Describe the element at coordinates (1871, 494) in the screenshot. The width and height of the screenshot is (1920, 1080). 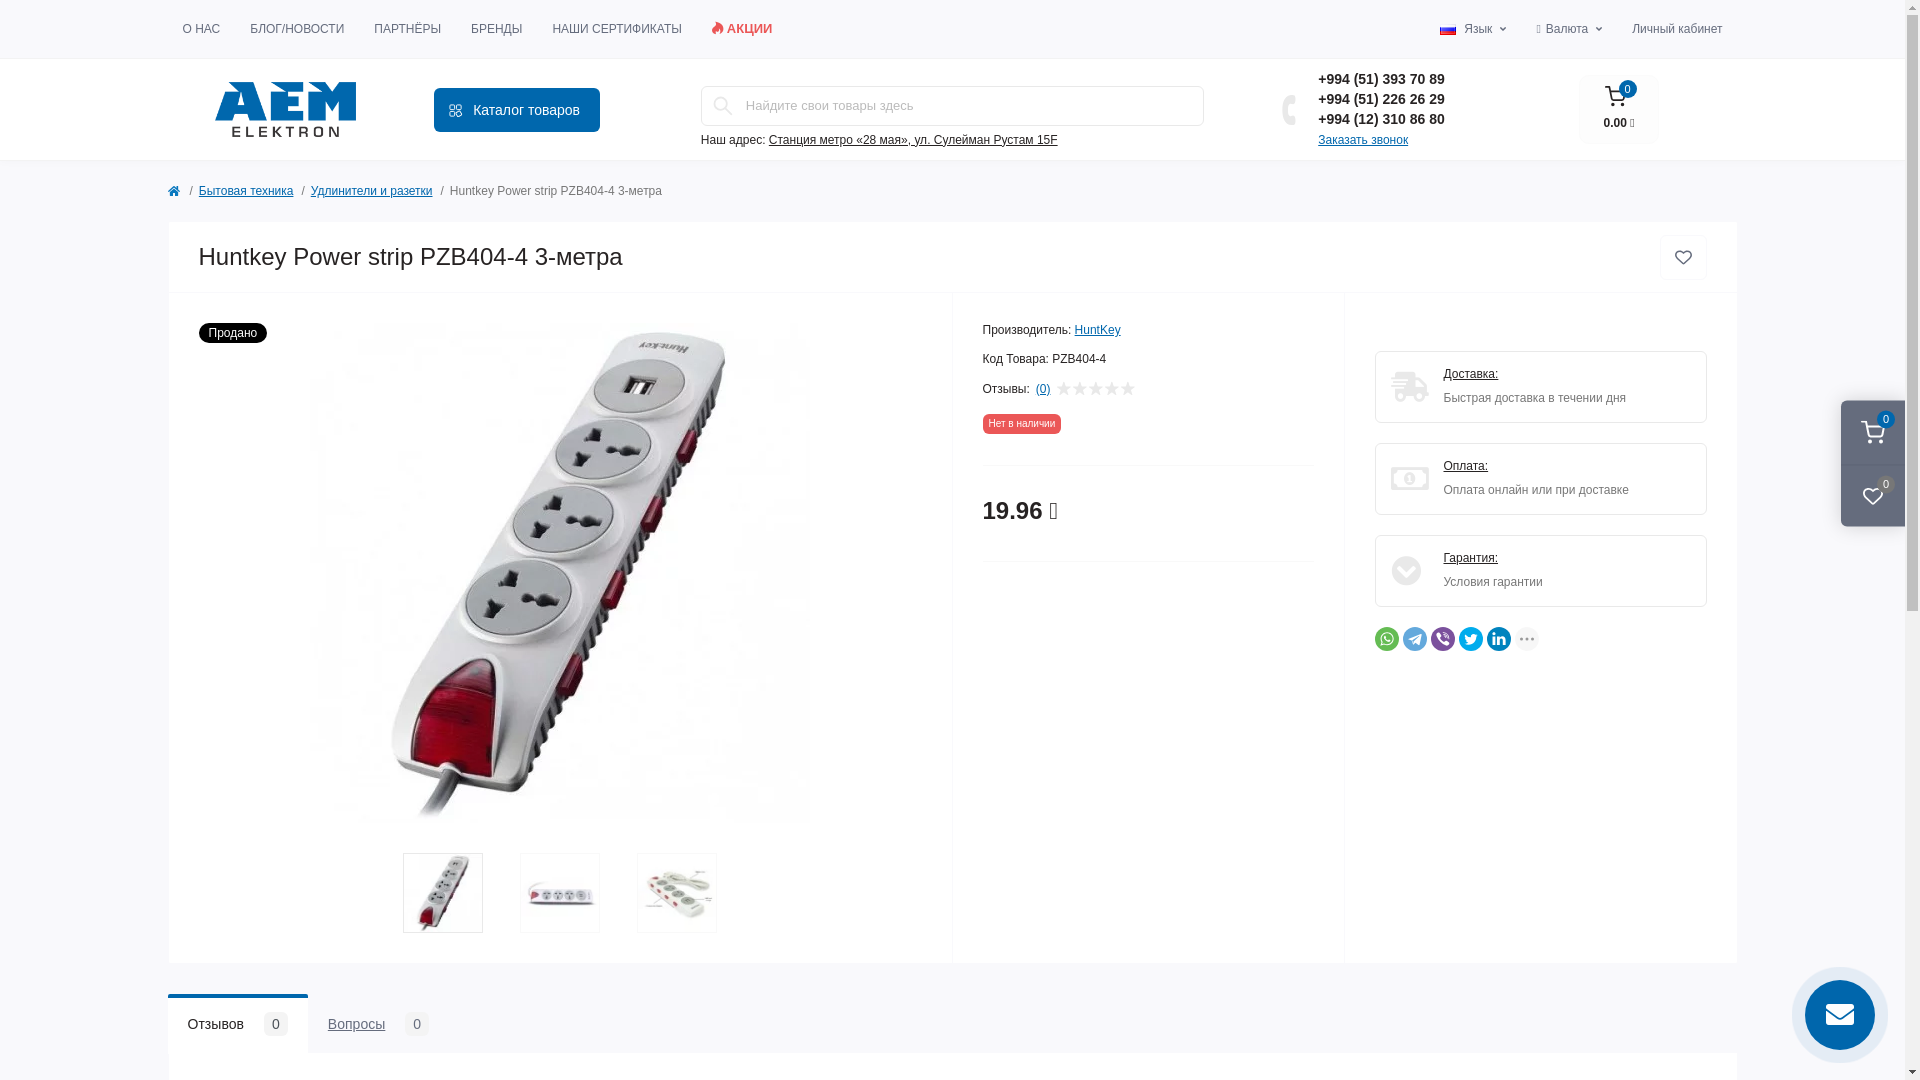
I see `'0'` at that location.